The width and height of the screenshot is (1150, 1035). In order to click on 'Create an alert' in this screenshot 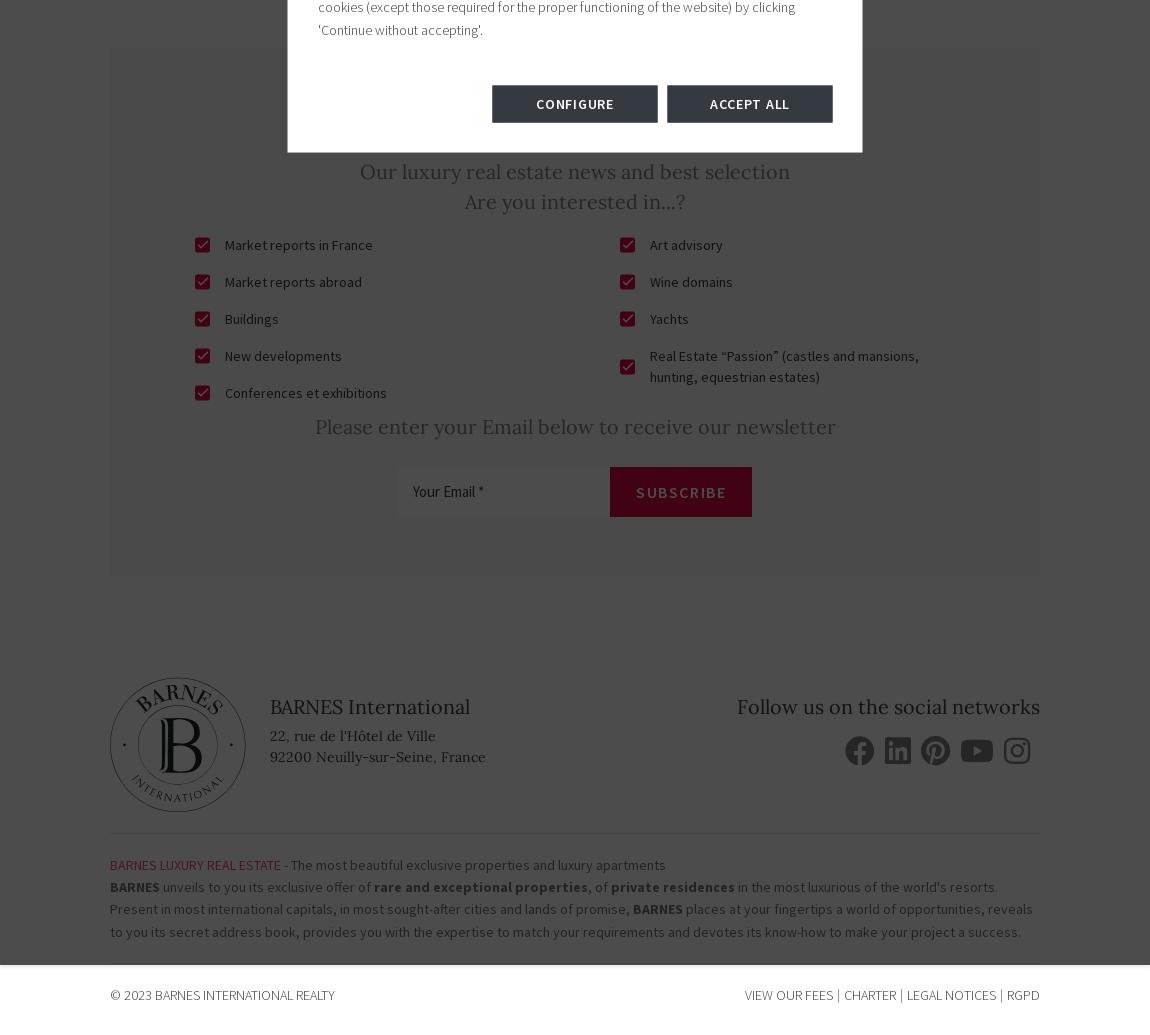, I will do `click(467, 916)`.